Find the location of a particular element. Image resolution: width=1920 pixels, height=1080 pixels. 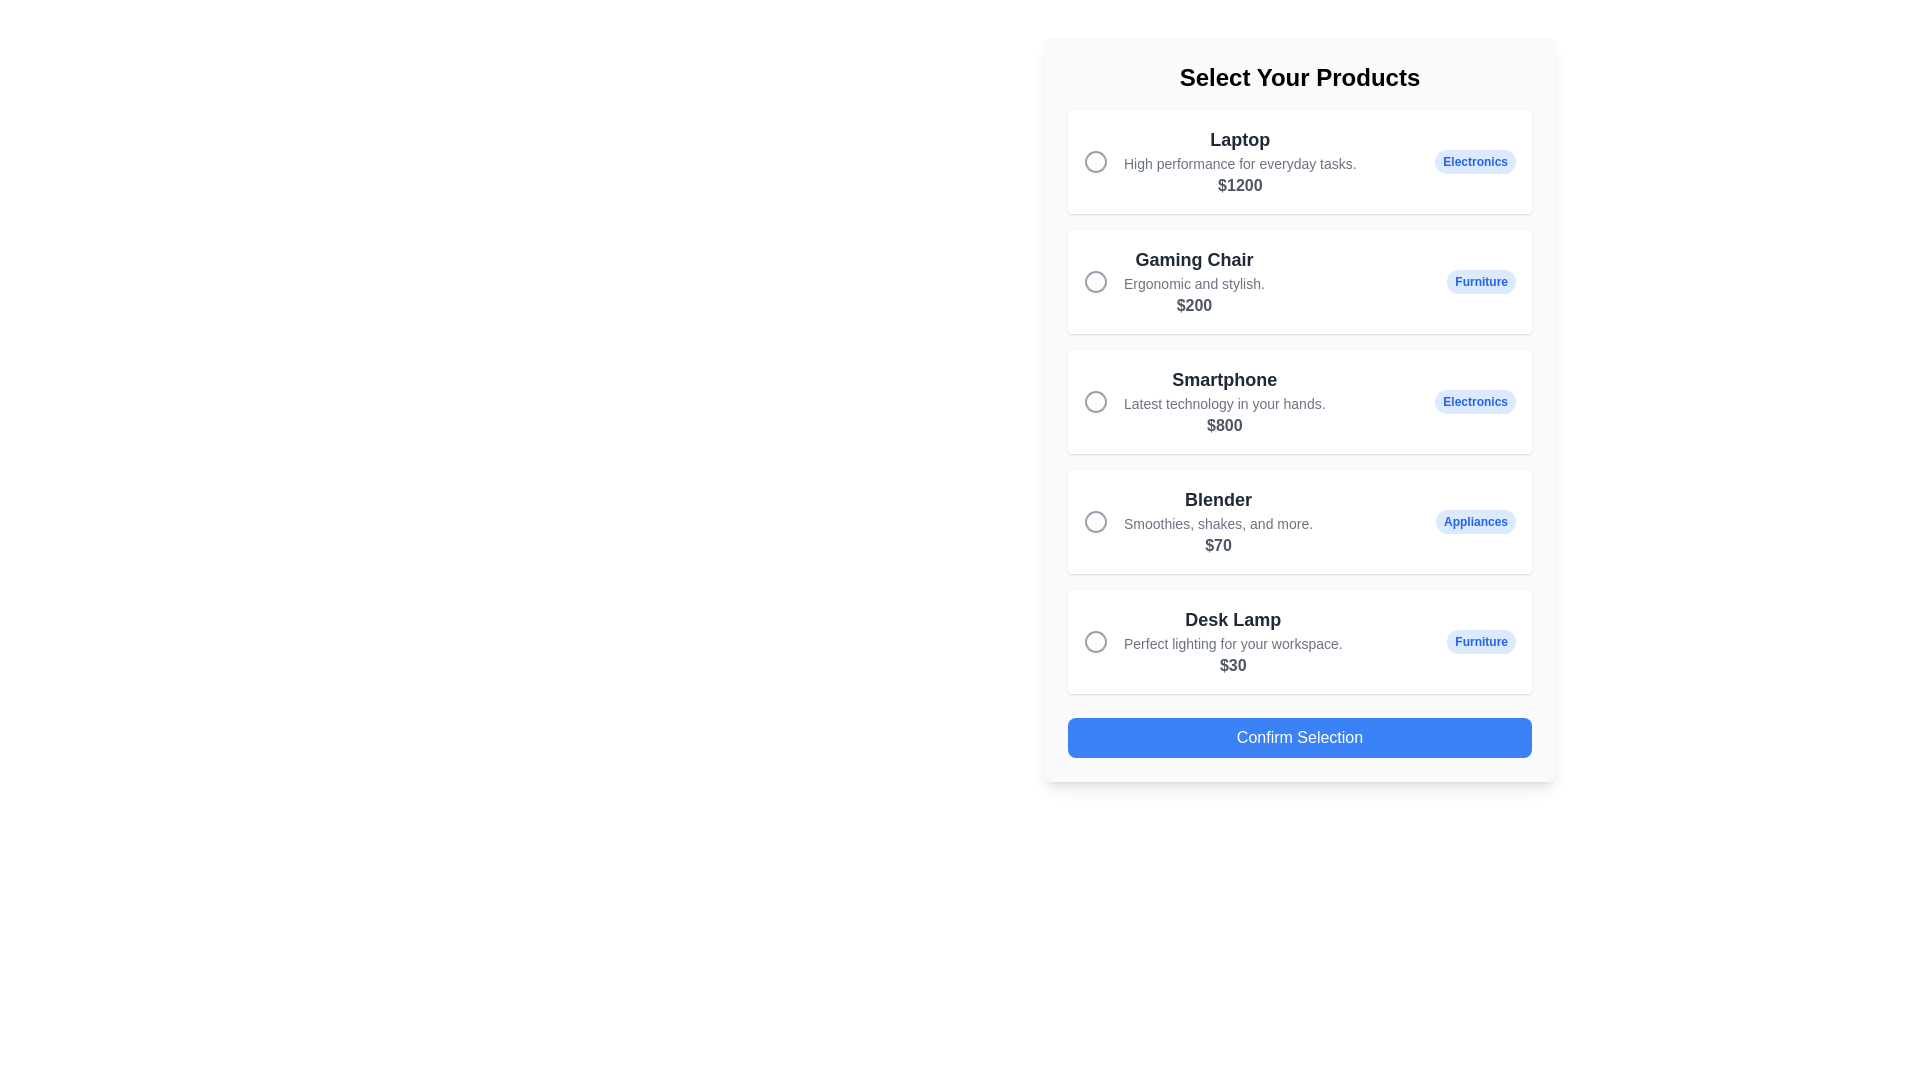

the descriptive text label for the product 'Laptop', which is located below the heading 'Laptop' and above the pricing information '$1200' is located at coordinates (1239, 163).